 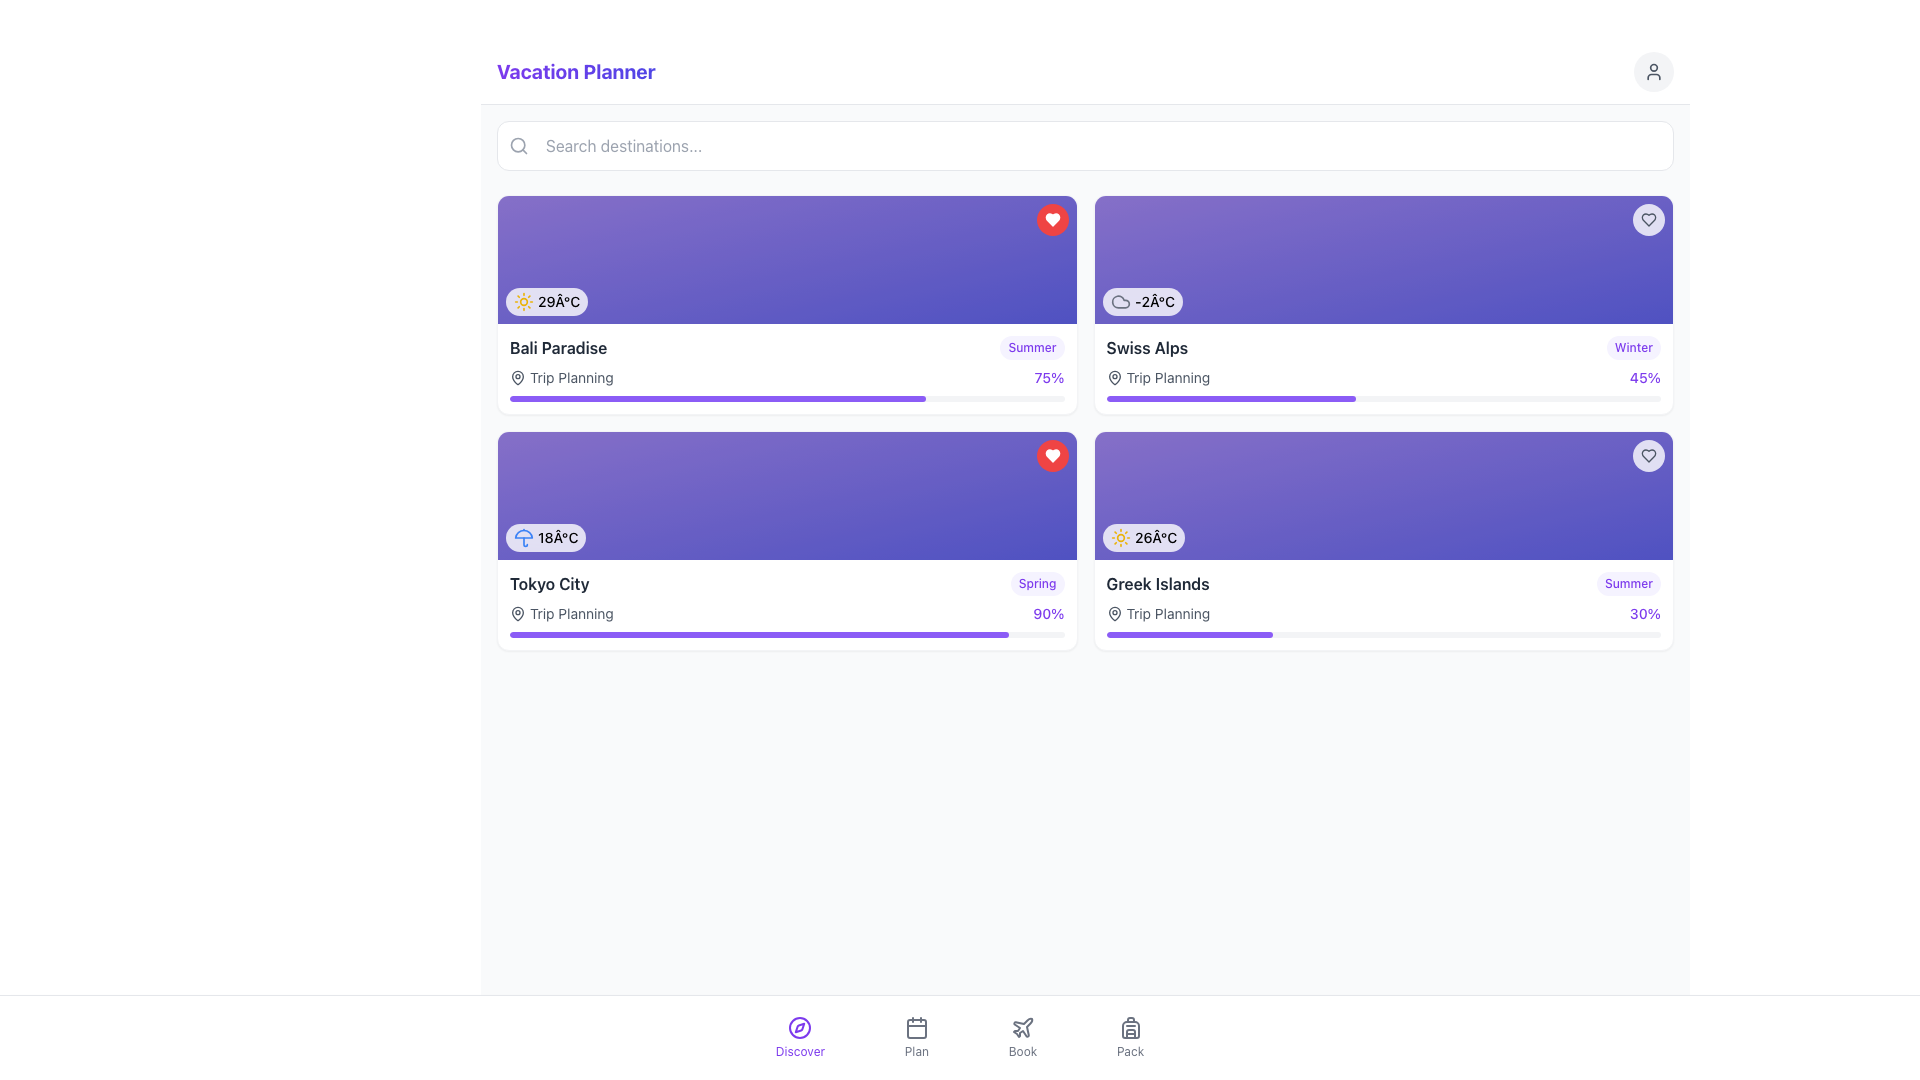 I want to click on the Information card located in the top-right corner of the grid, adjacent to the 'Bali Paradise' card, so click(x=1382, y=304).